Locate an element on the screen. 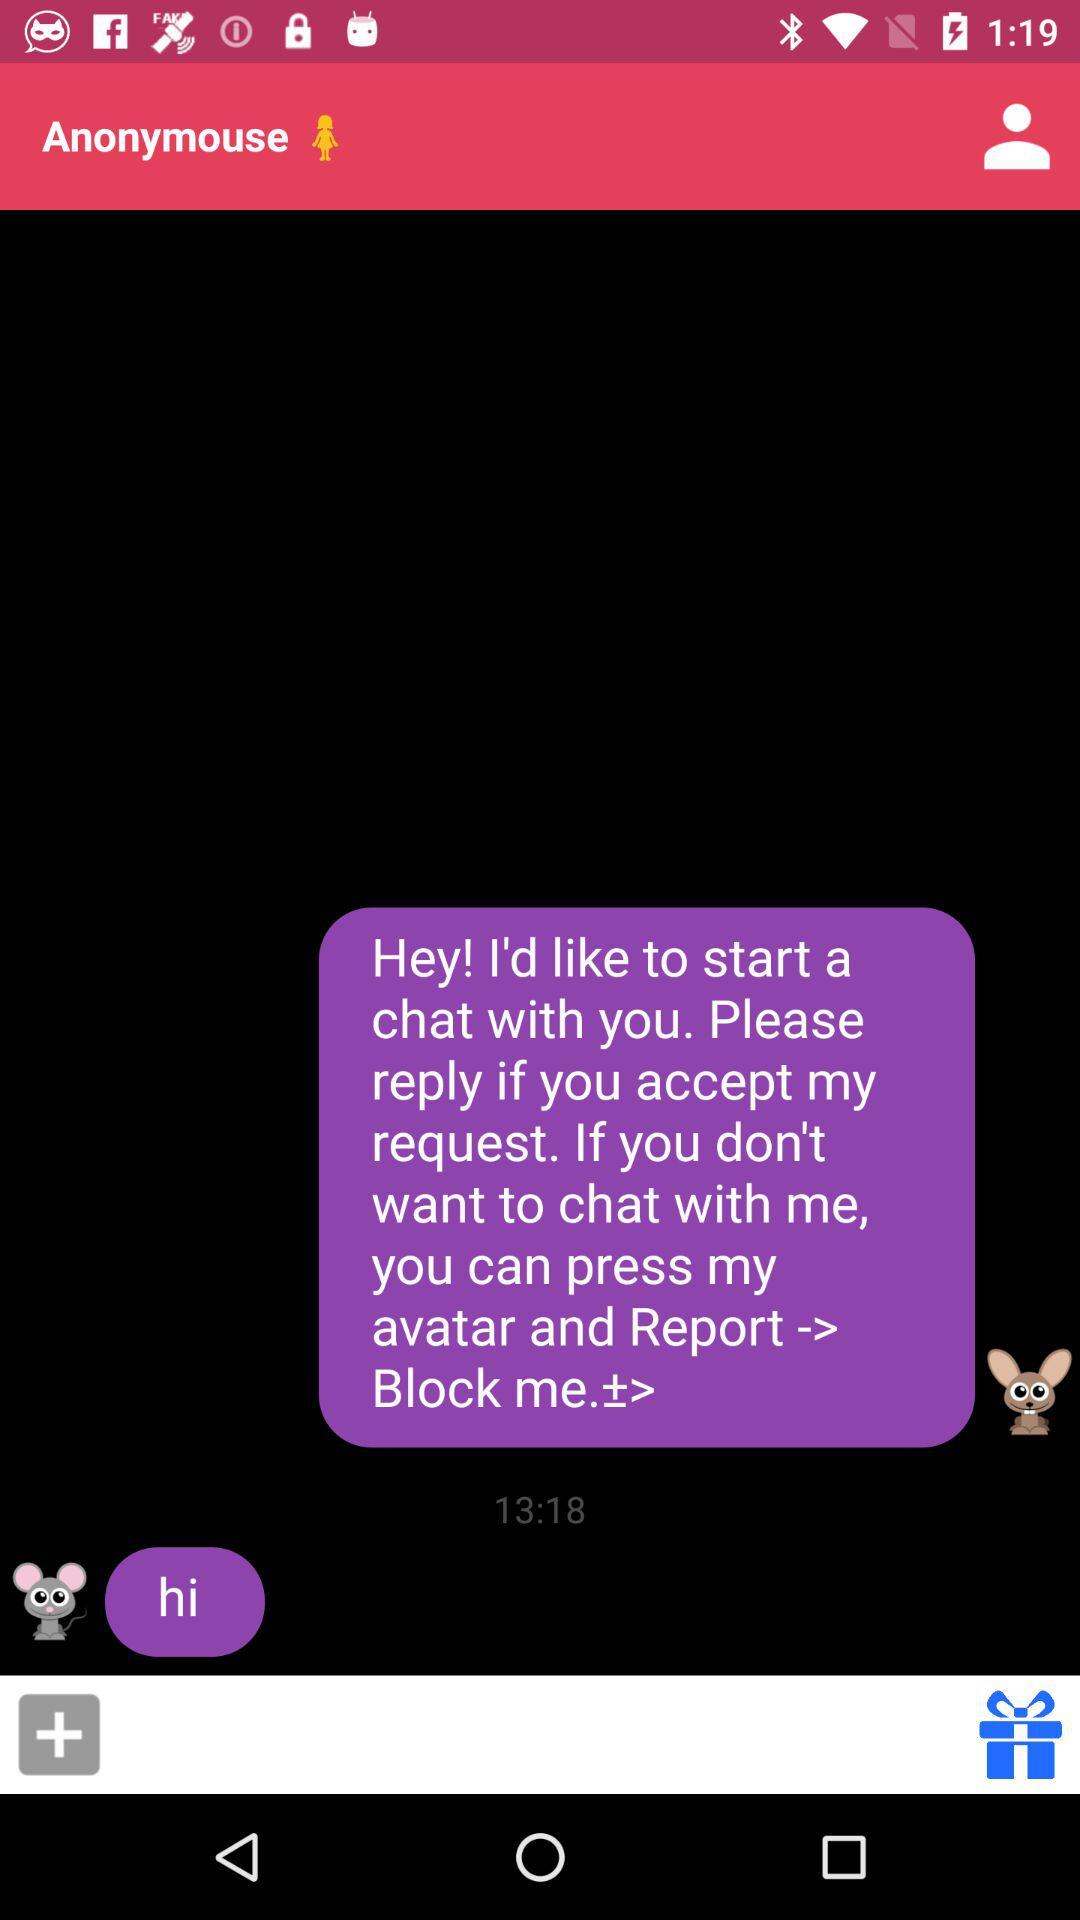  the icon to the left of the 13:18 icon is located at coordinates (184, 1602).